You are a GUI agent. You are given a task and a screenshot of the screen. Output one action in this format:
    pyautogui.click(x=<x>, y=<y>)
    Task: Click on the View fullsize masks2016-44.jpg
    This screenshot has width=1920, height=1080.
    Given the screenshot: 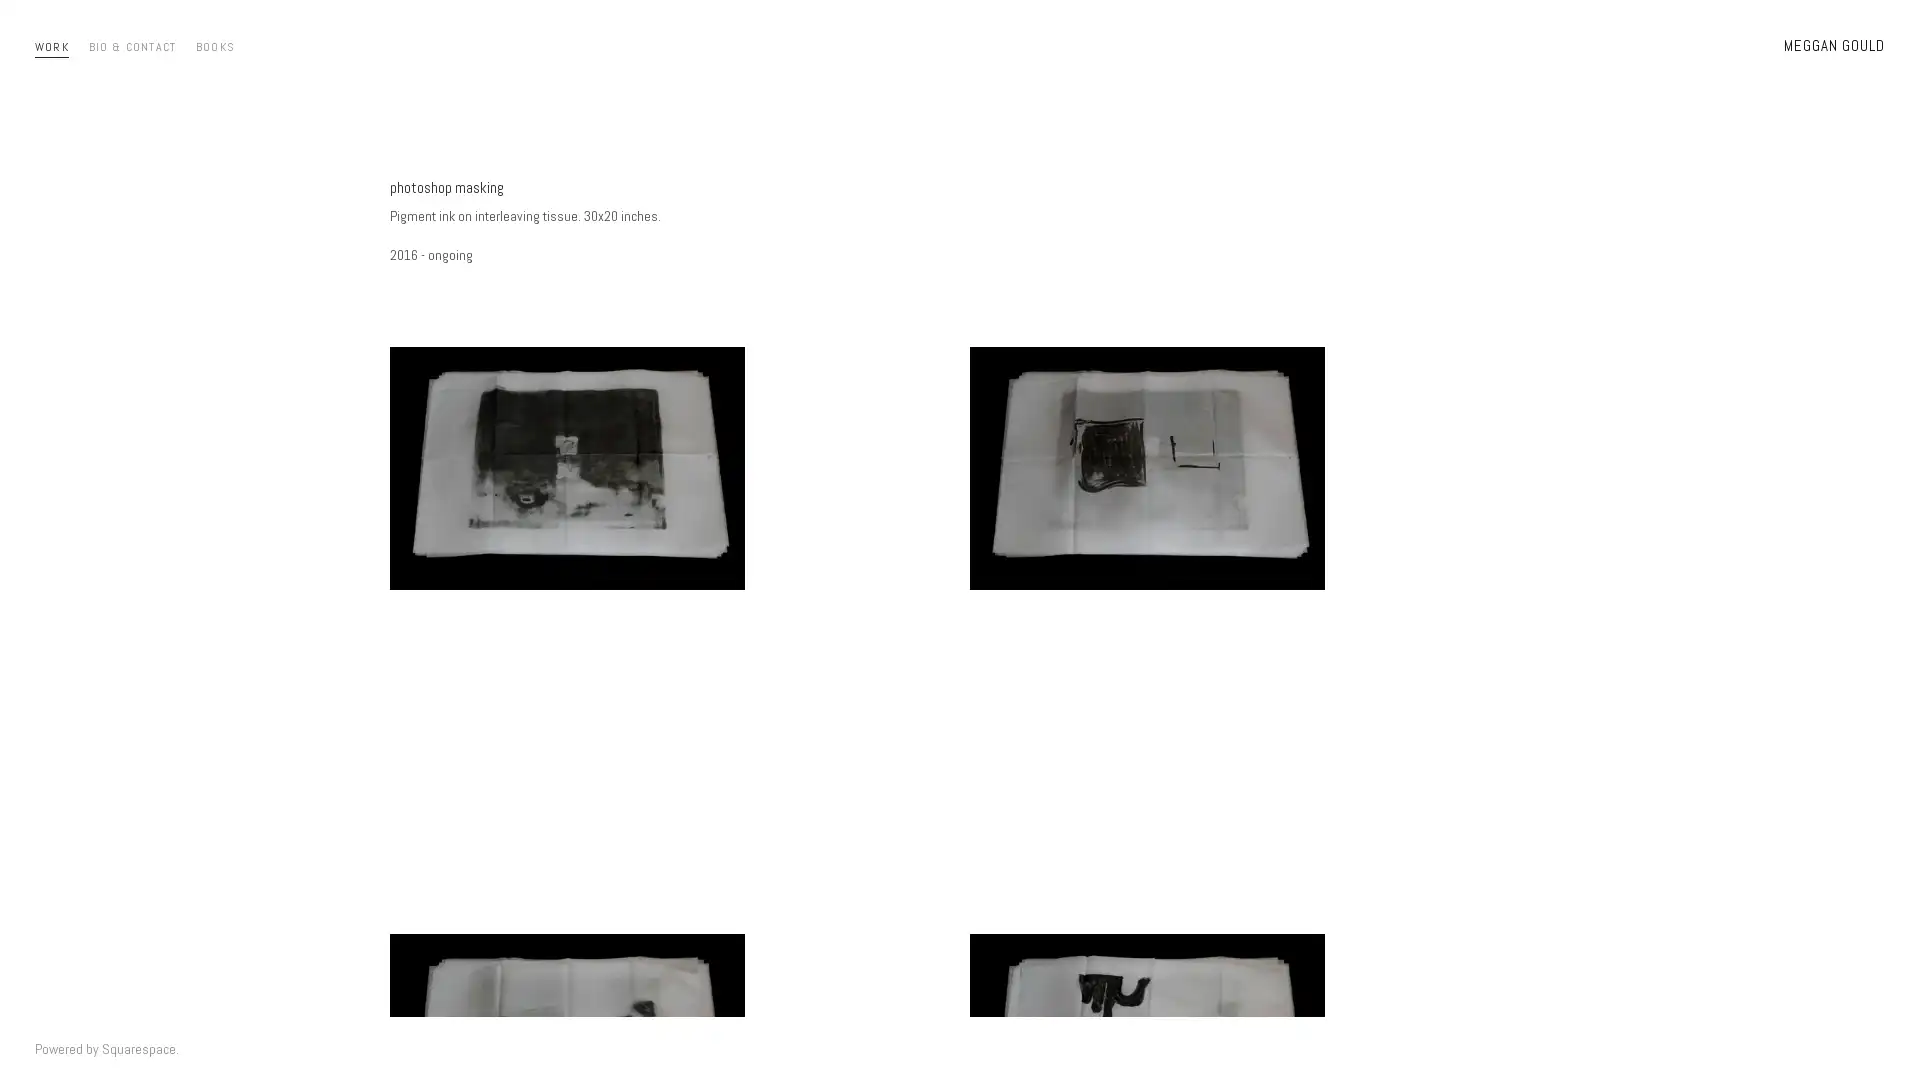 What is the action you would take?
    pyautogui.click(x=1248, y=570)
    